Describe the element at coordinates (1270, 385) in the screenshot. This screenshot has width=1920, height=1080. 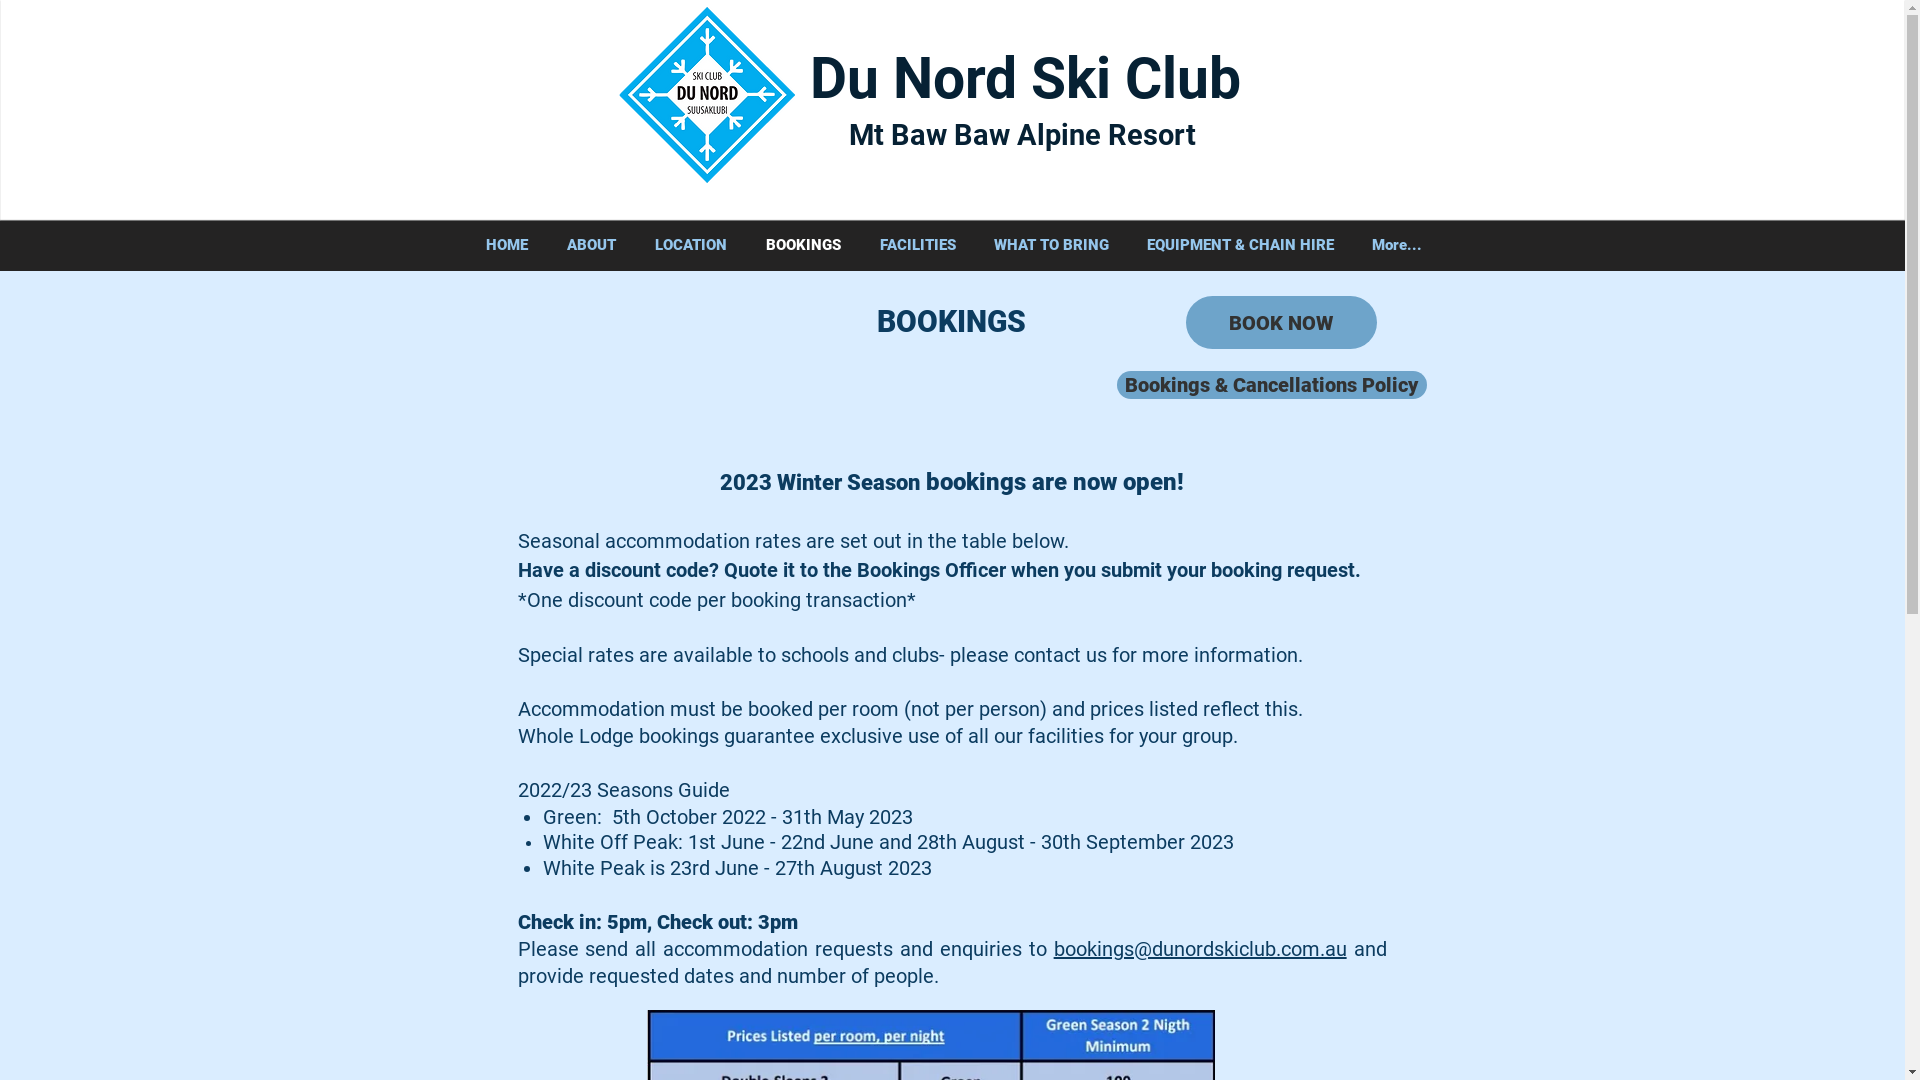
I see `'Bookings & Cancellations Policy'` at that location.